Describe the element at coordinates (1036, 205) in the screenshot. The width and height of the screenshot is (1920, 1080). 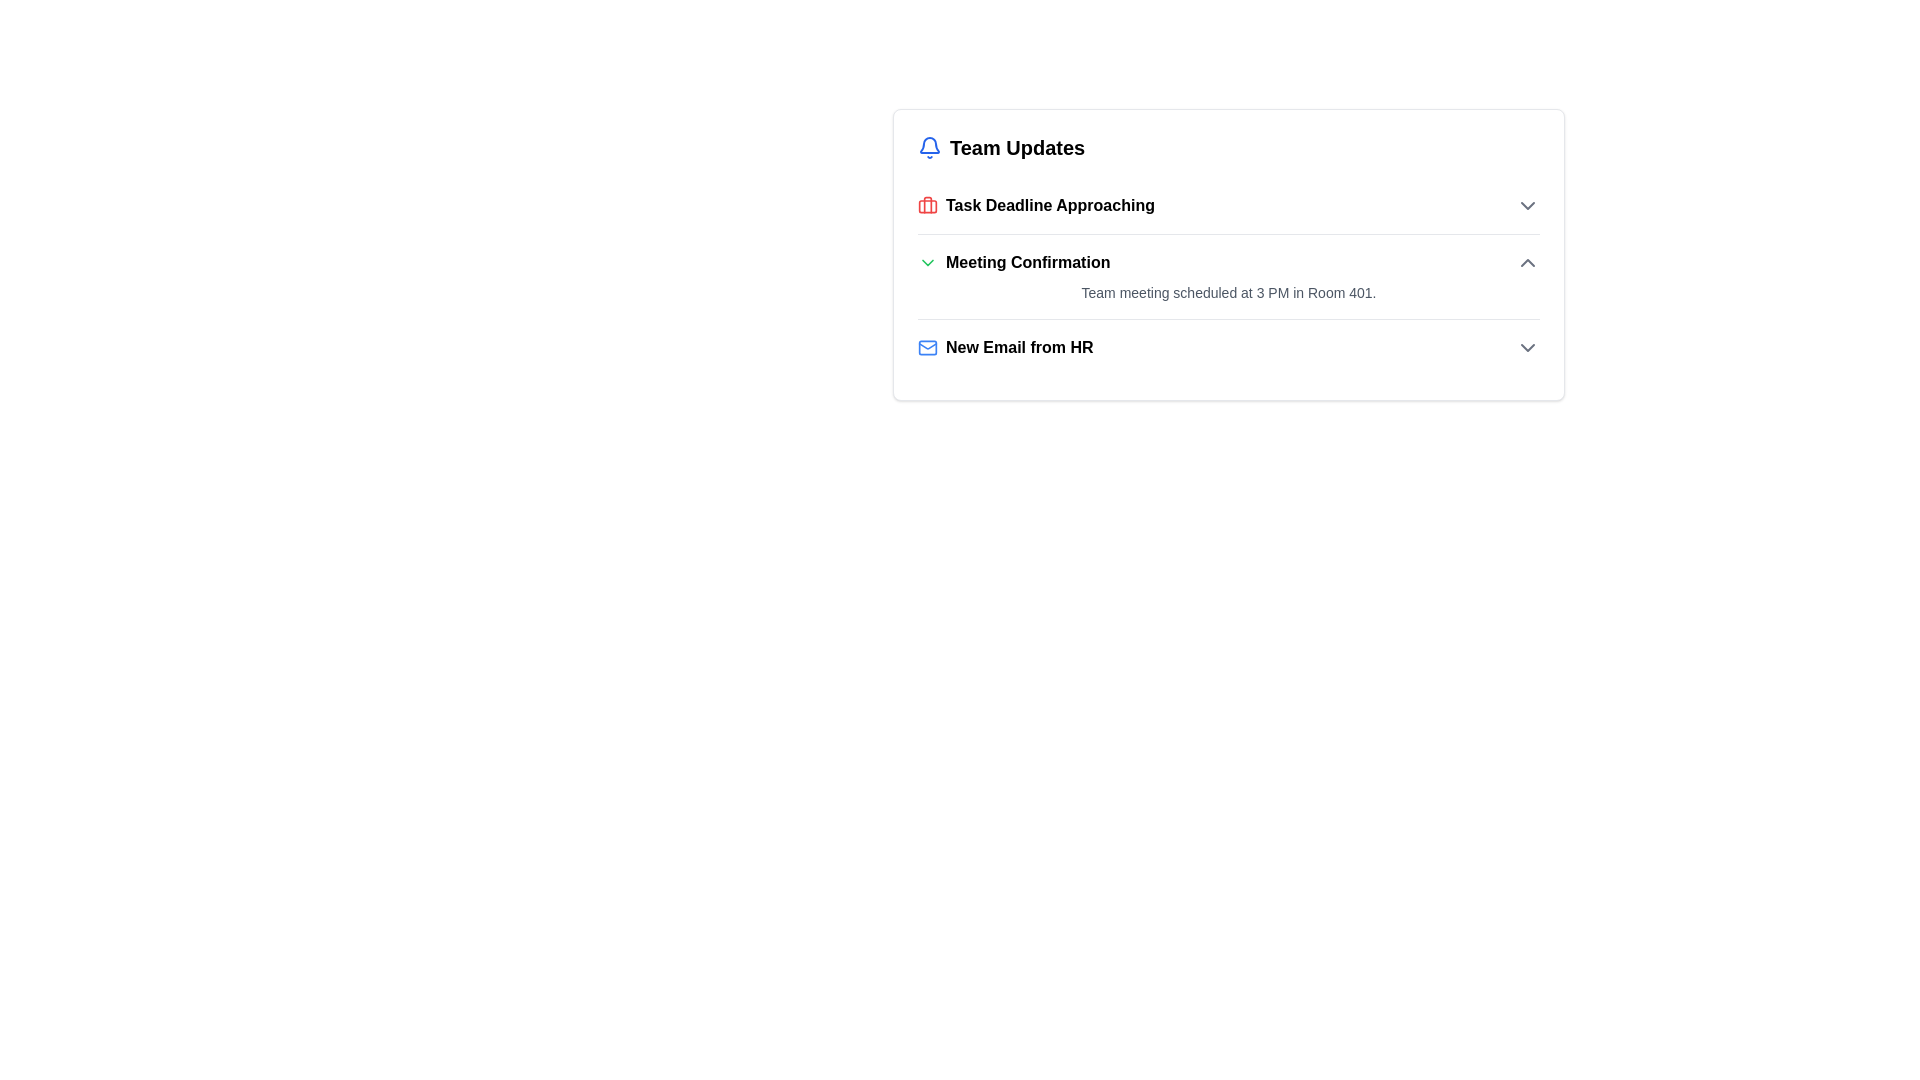
I see `the Notification item that features a red briefcase icon and the text 'Task Deadline Approaching'` at that location.